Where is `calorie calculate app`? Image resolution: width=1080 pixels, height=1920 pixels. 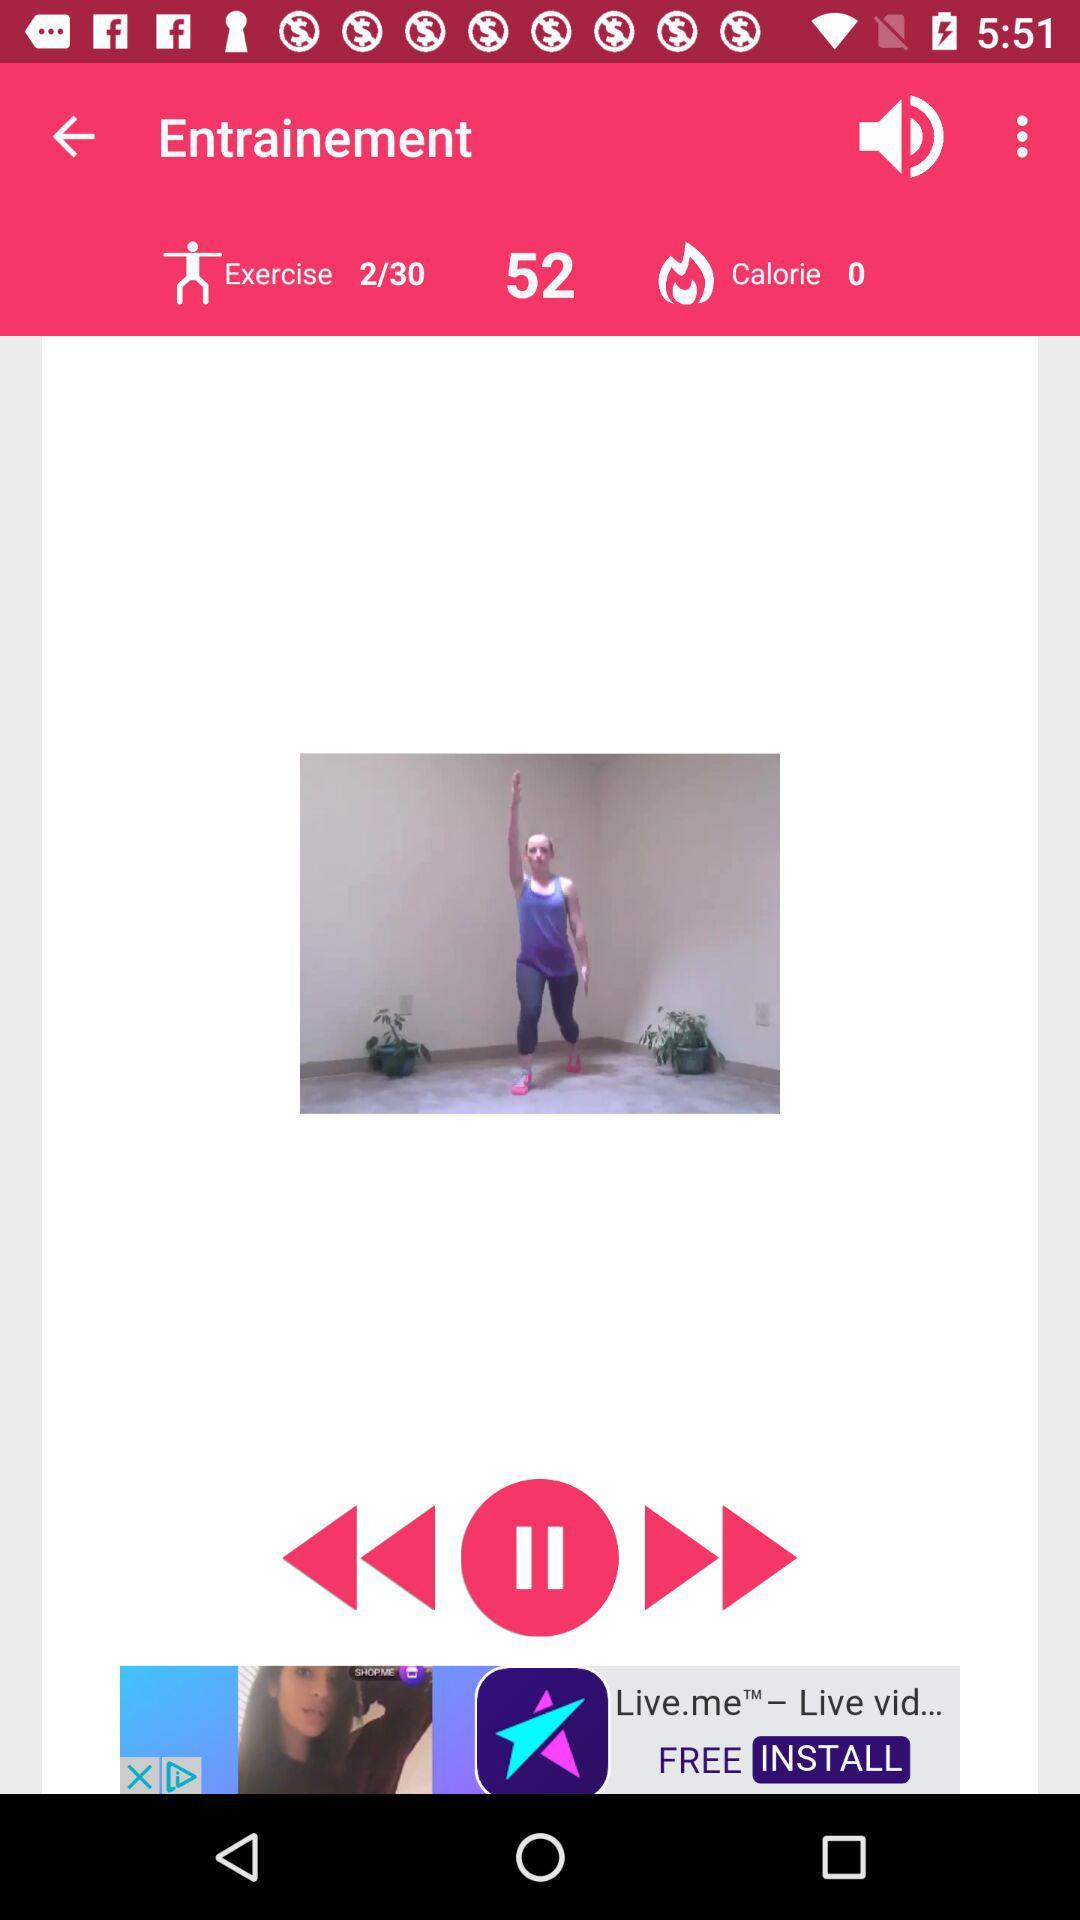
calorie calculate app is located at coordinates (685, 272).